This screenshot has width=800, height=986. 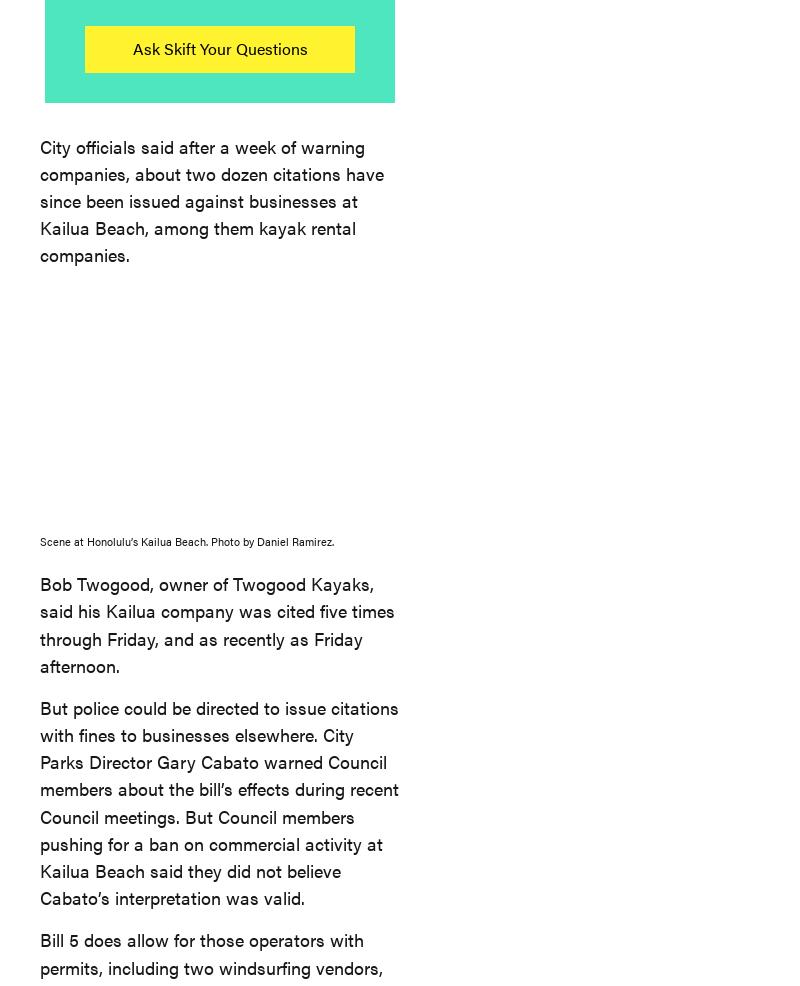 What do you see at coordinates (531, 266) in the screenshot?
I see `'YouTube'` at bounding box center [531, 266].